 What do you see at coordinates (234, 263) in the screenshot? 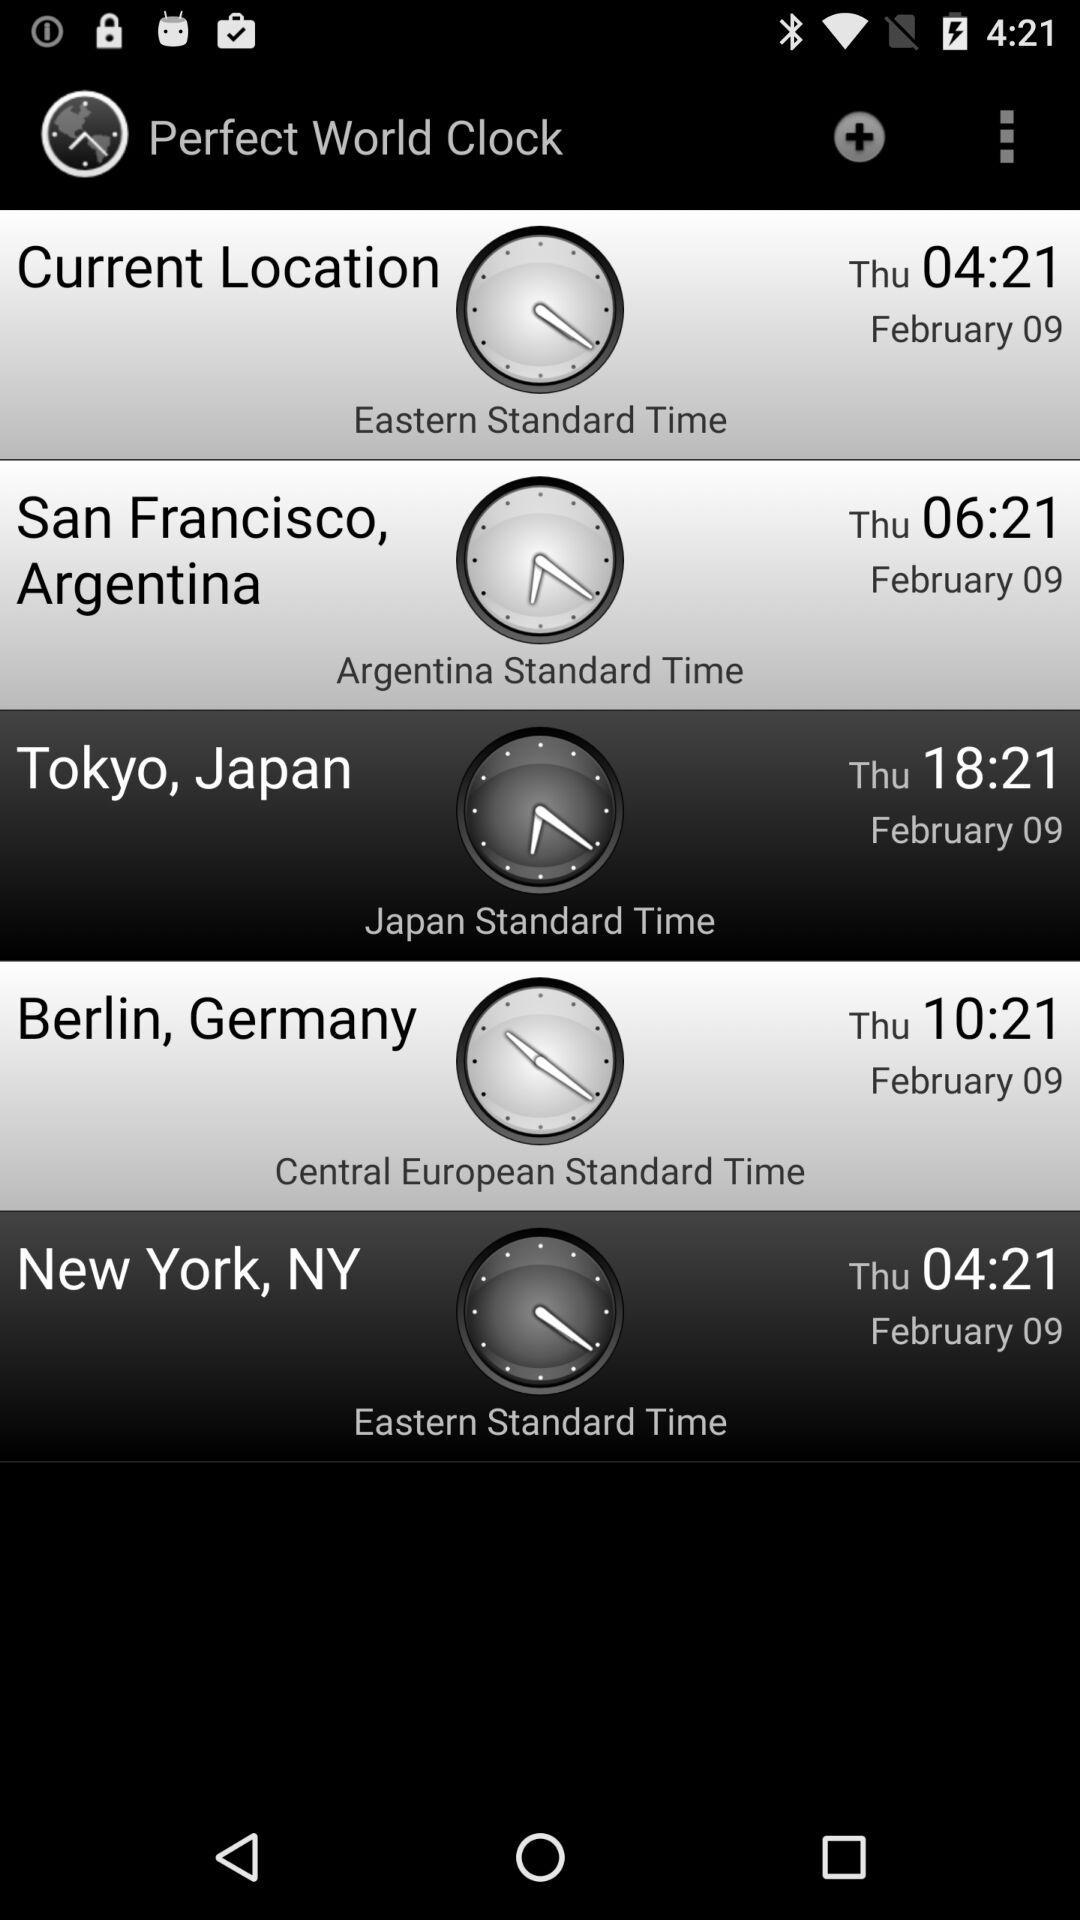
I see `app above the eastern standard time` at bounding box center [234, 263].